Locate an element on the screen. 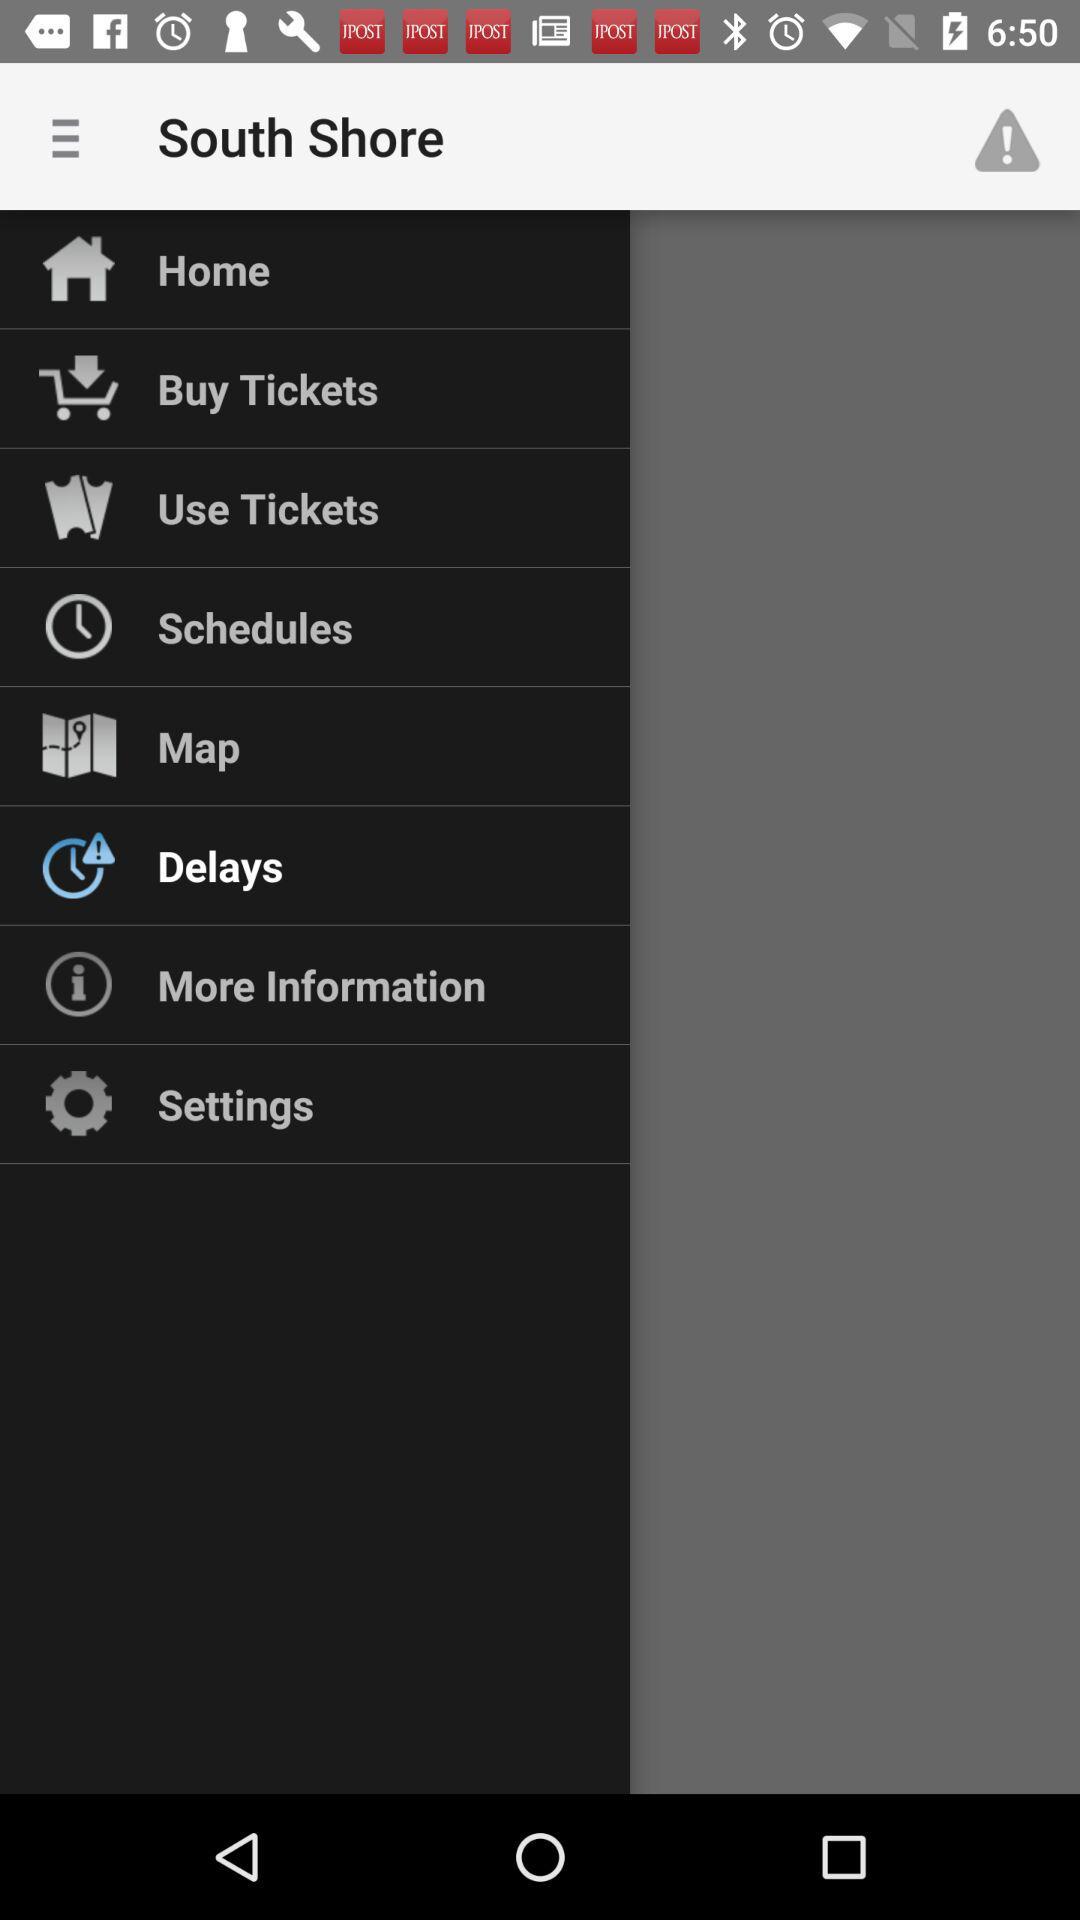 Image resolution: width=1080 pixels, height=1920 pixels. the delays icon is located at coordinates (220, 865).